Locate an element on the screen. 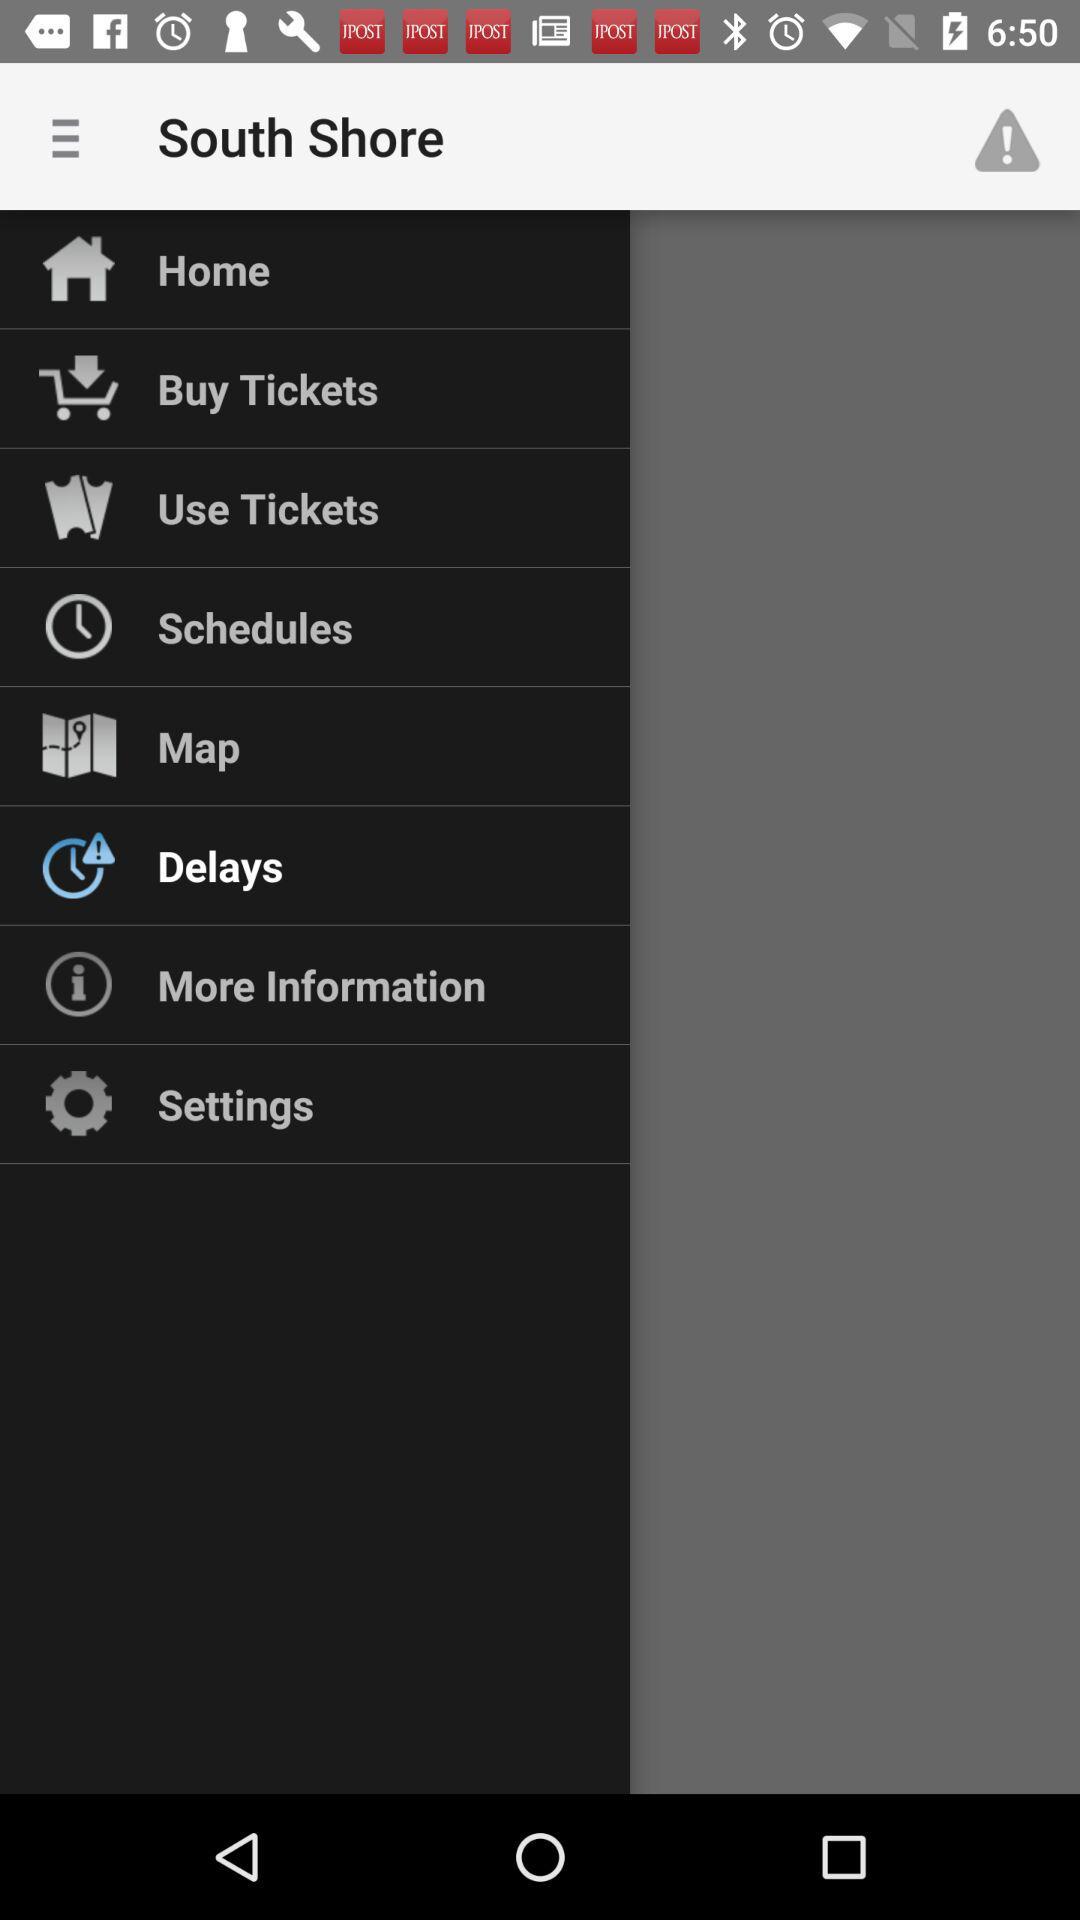 Image resolution: width=1080 pixels, height=1920 pixels. the delays icon is located at coordinates (220, 865).